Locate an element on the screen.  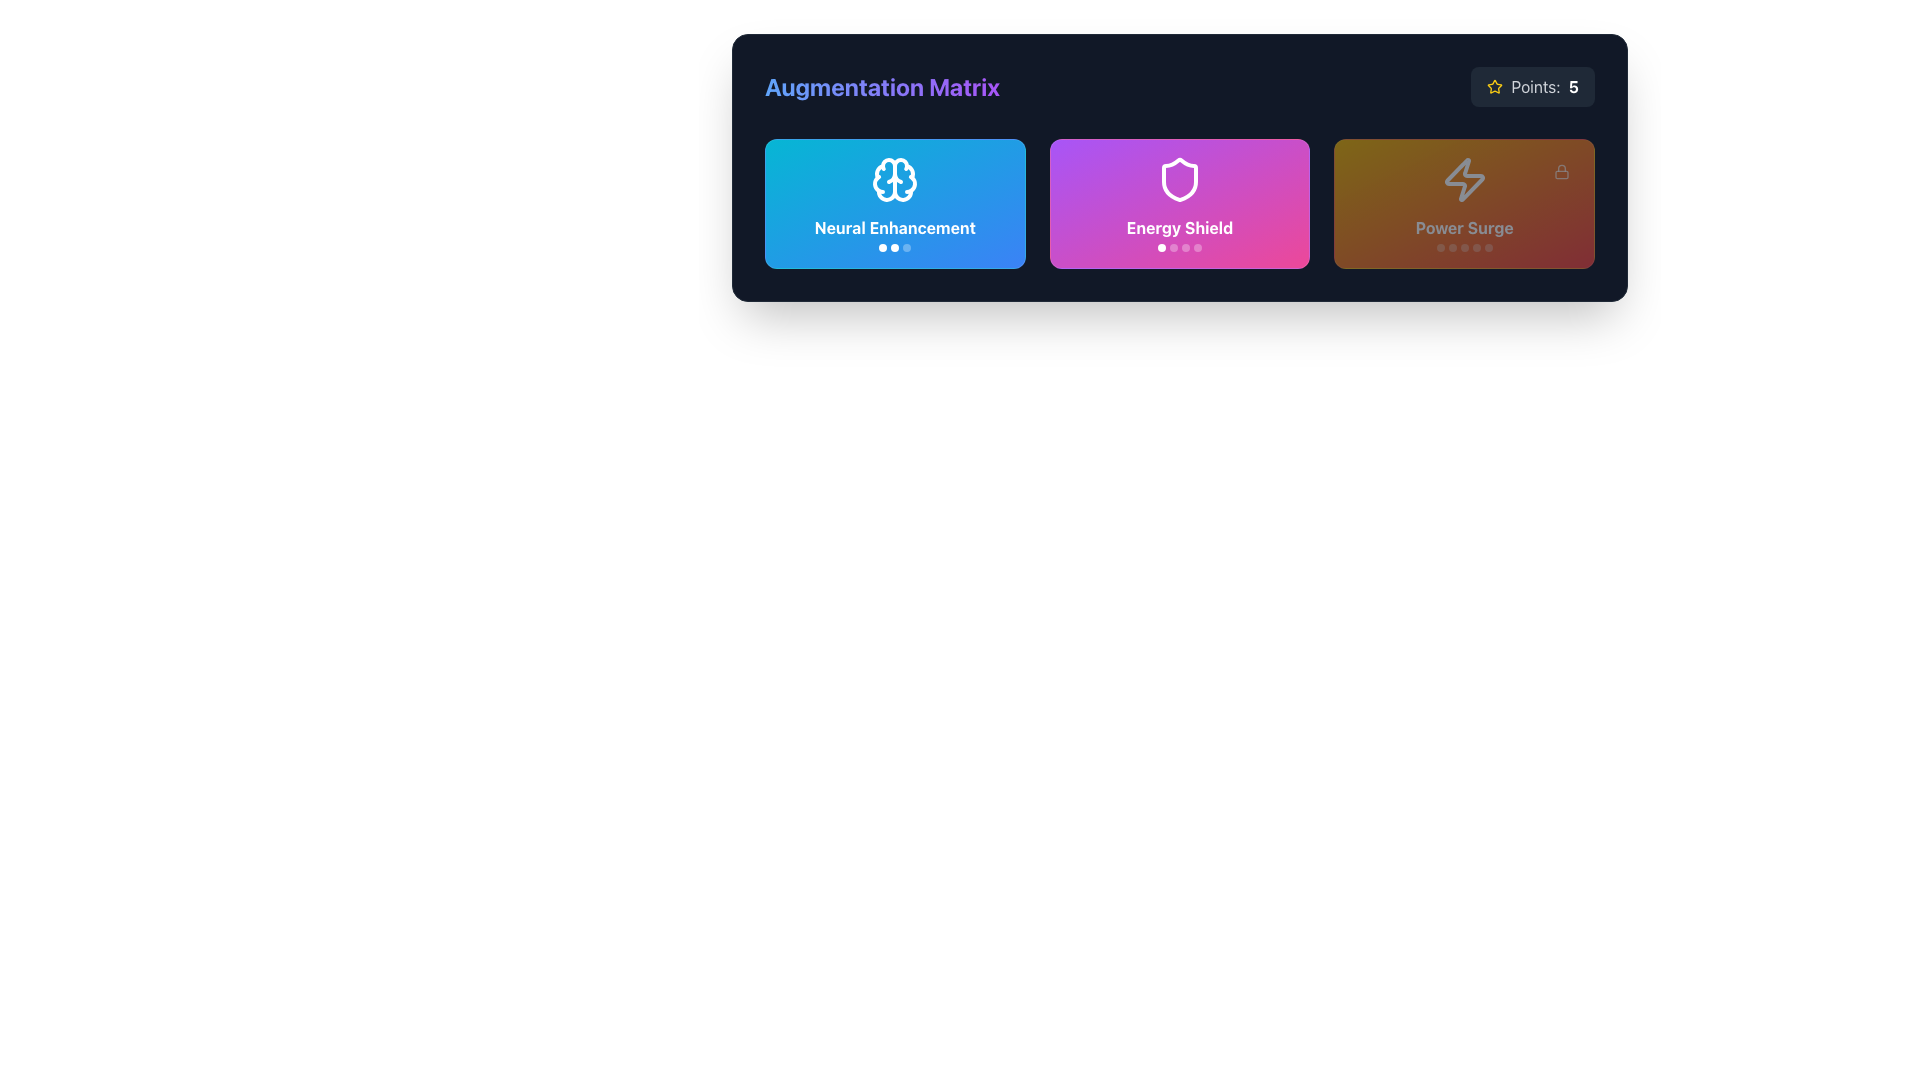
the Text Label displaying 'Augmentation Matrix', which is prominently styled with a gradient from blue to purple and positioned on the left side of the header section is located at coordinates (881, 86).